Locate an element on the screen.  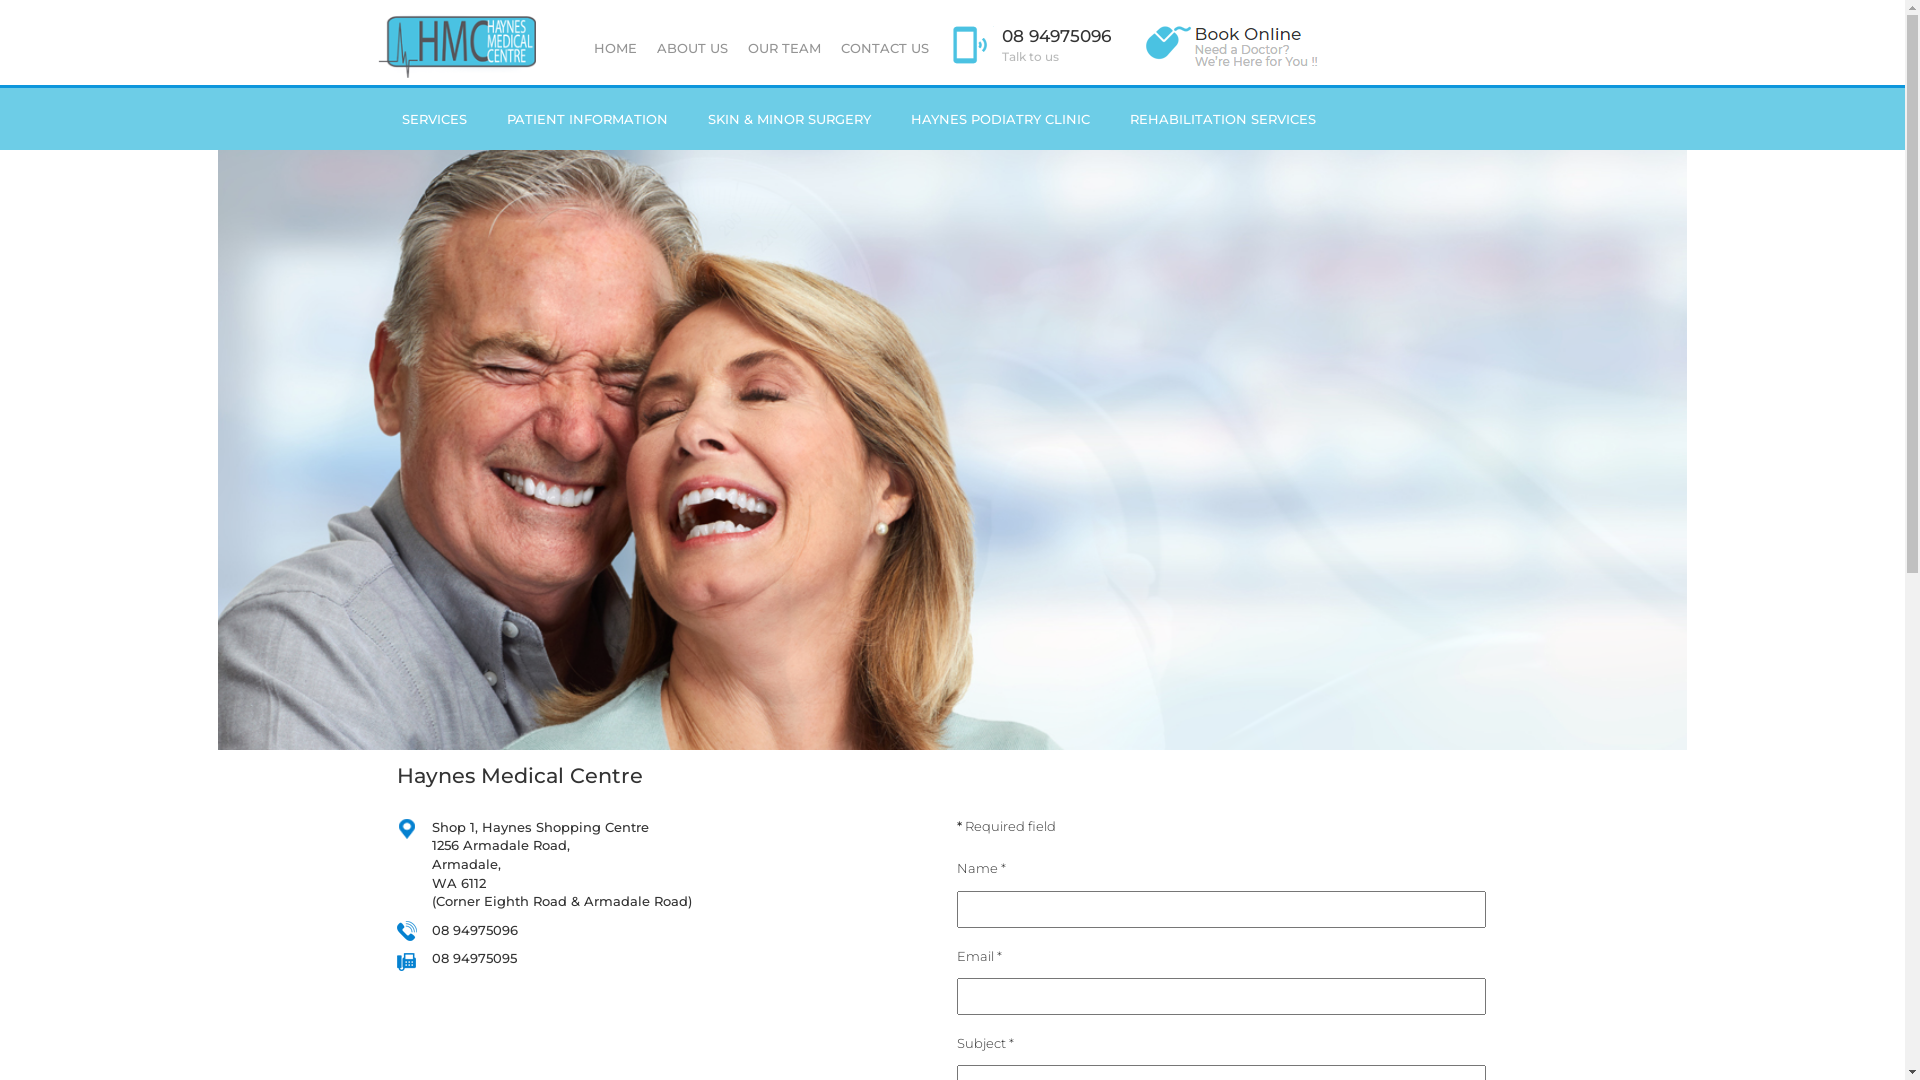
'SKIN & MINOR SURGERY' is located at coordinates (687, 119).